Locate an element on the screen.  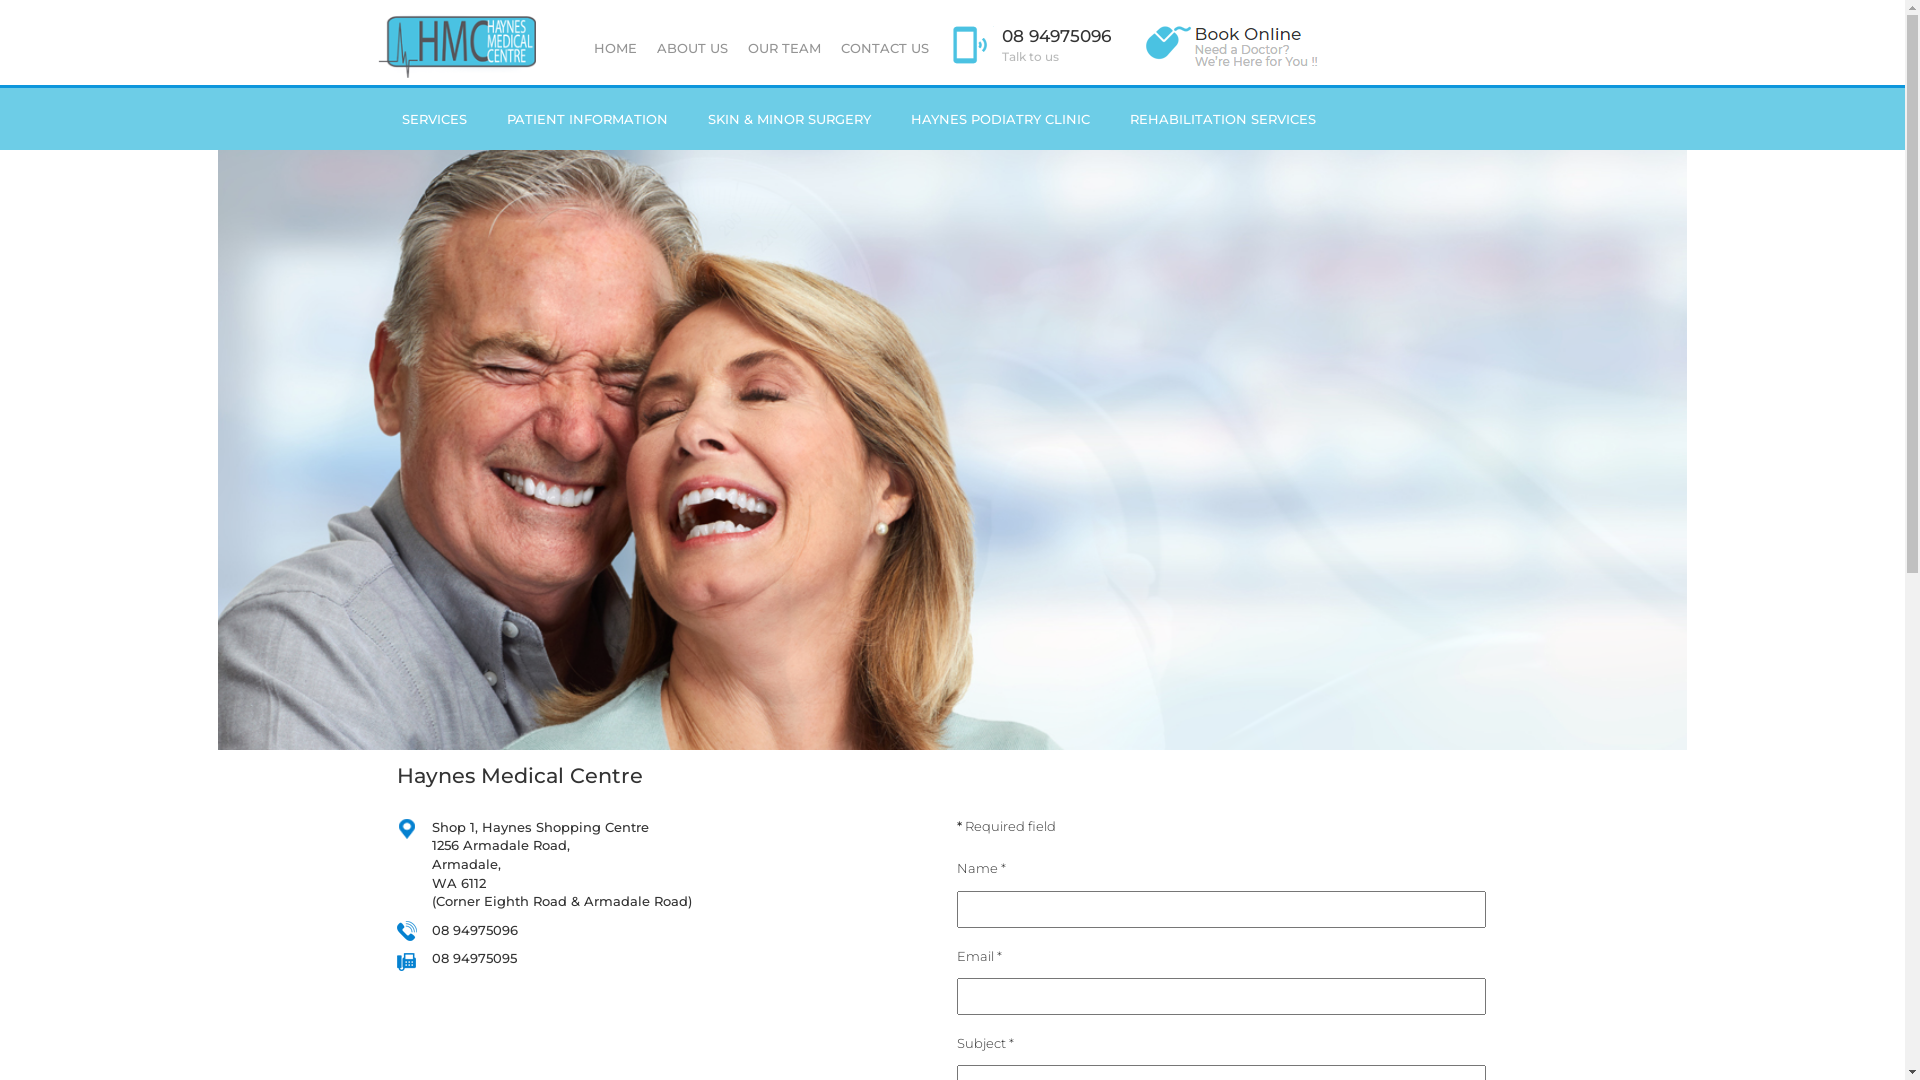
'SKIN & MINOR SURGERY' is located at coordinates (687, 119).